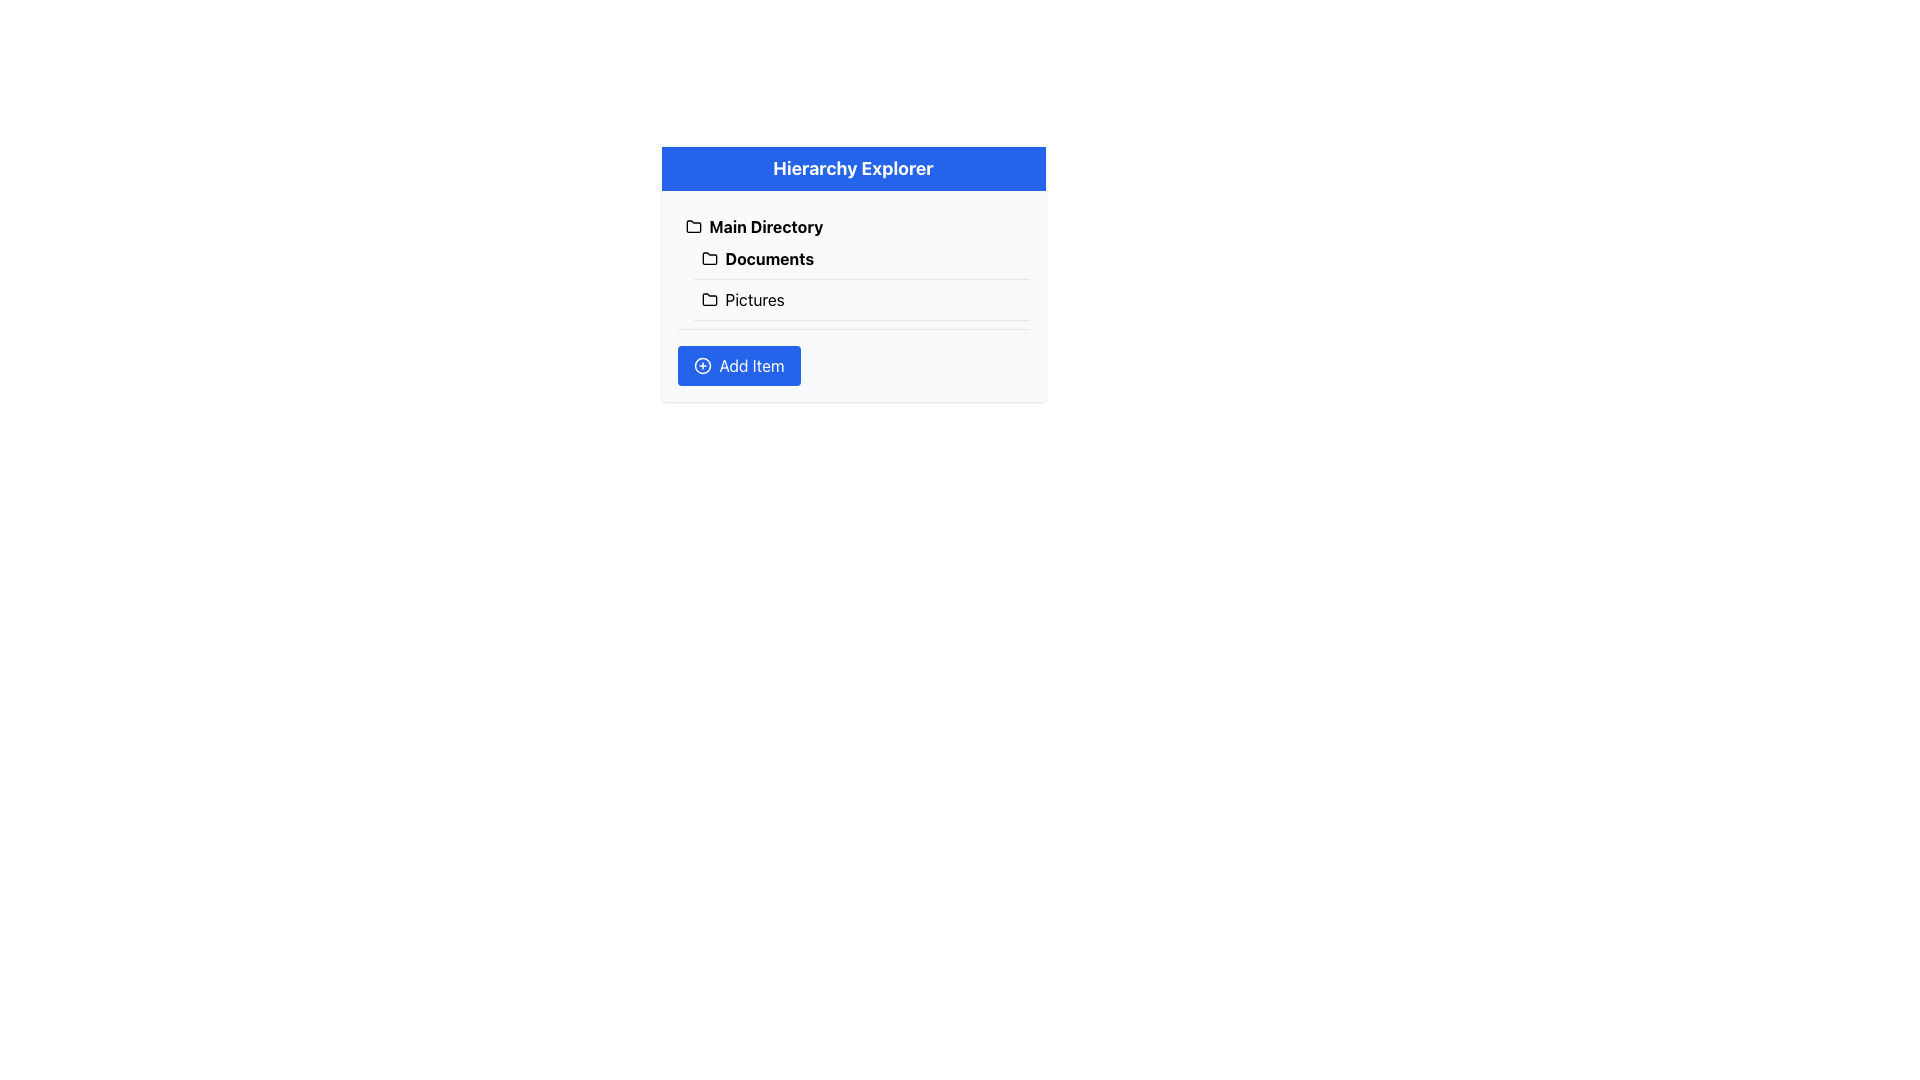 The height and width of the screenshot is (1080, 1920). I want to click on the folder icon located next to the 'Pictures' text in the Hierarchy Explorer, so click(709, 300).